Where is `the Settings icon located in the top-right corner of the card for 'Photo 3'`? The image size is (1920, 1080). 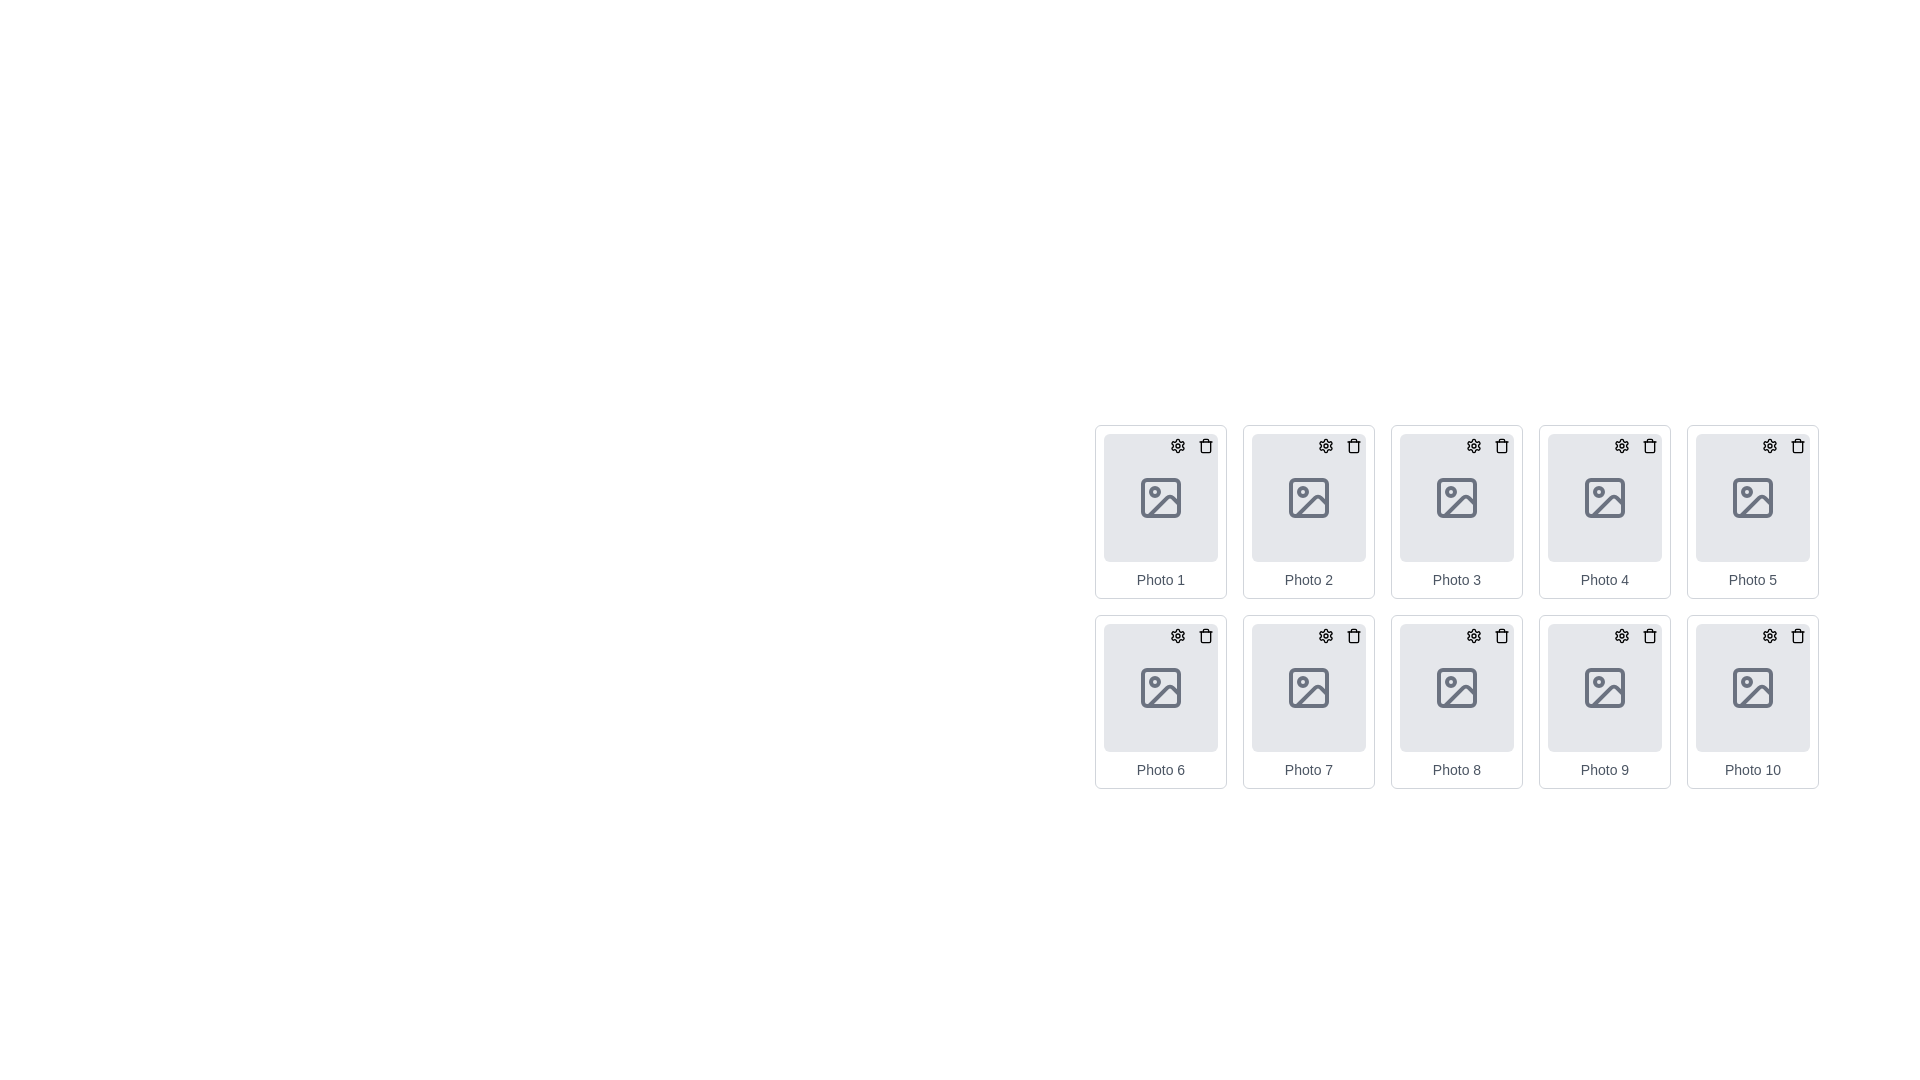
the Settings icon located in the top-right corner of the card for 'Photo 3' is located at coordinates (1473, 445).